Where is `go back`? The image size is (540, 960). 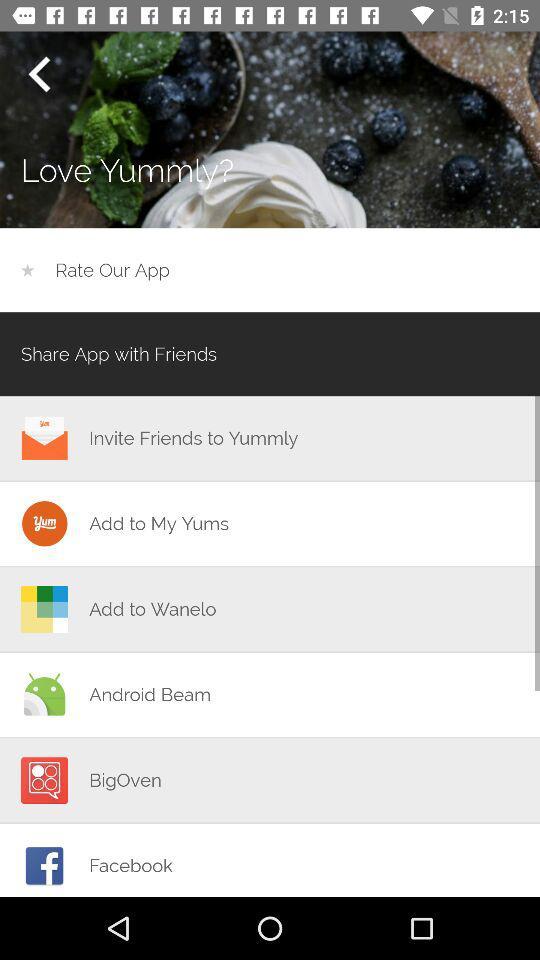 go back is located at coordinates (38, 74).